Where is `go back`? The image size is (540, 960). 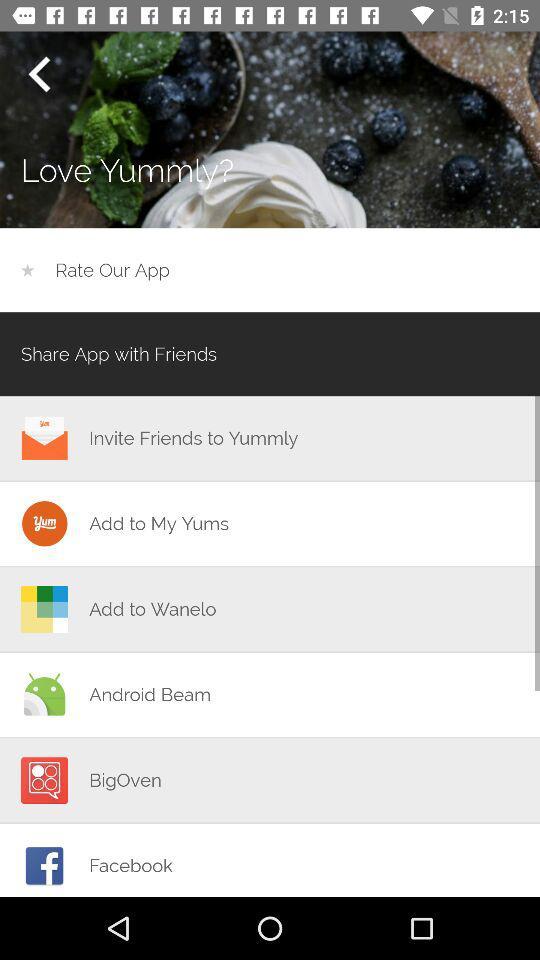 go back is located at coordinates (38, 74).